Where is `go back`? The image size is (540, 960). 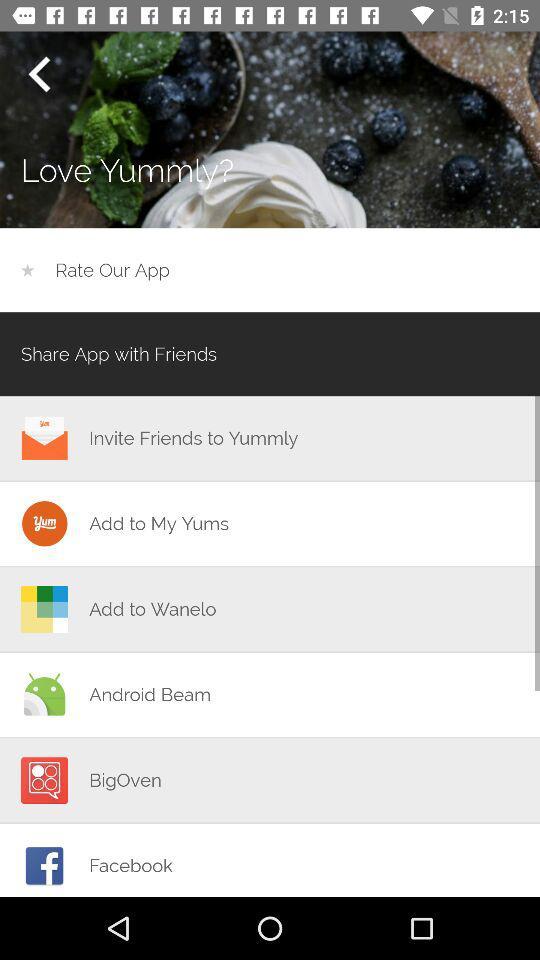 go back is located at coordinates (38, 74).